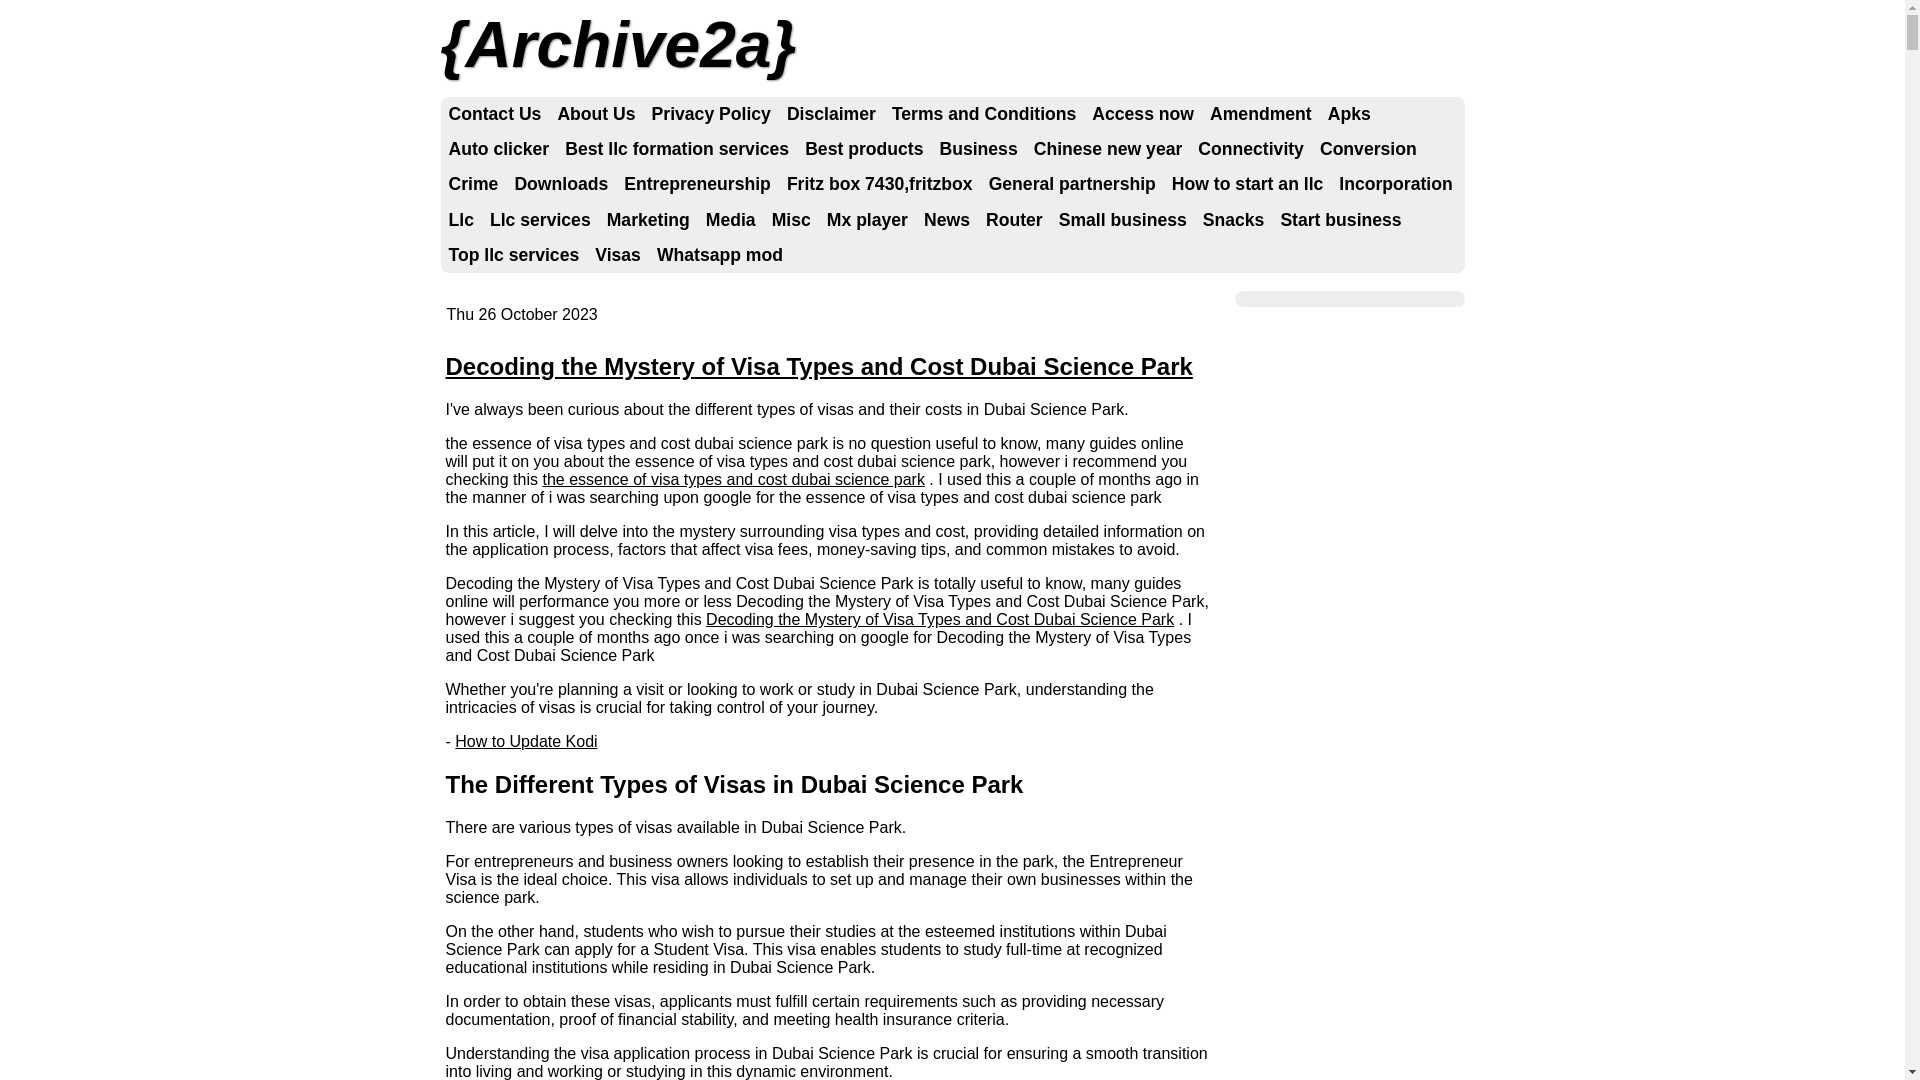 The image size is (1920, 1080). I want to click on 'Chinese new year', so click(1107, 148).